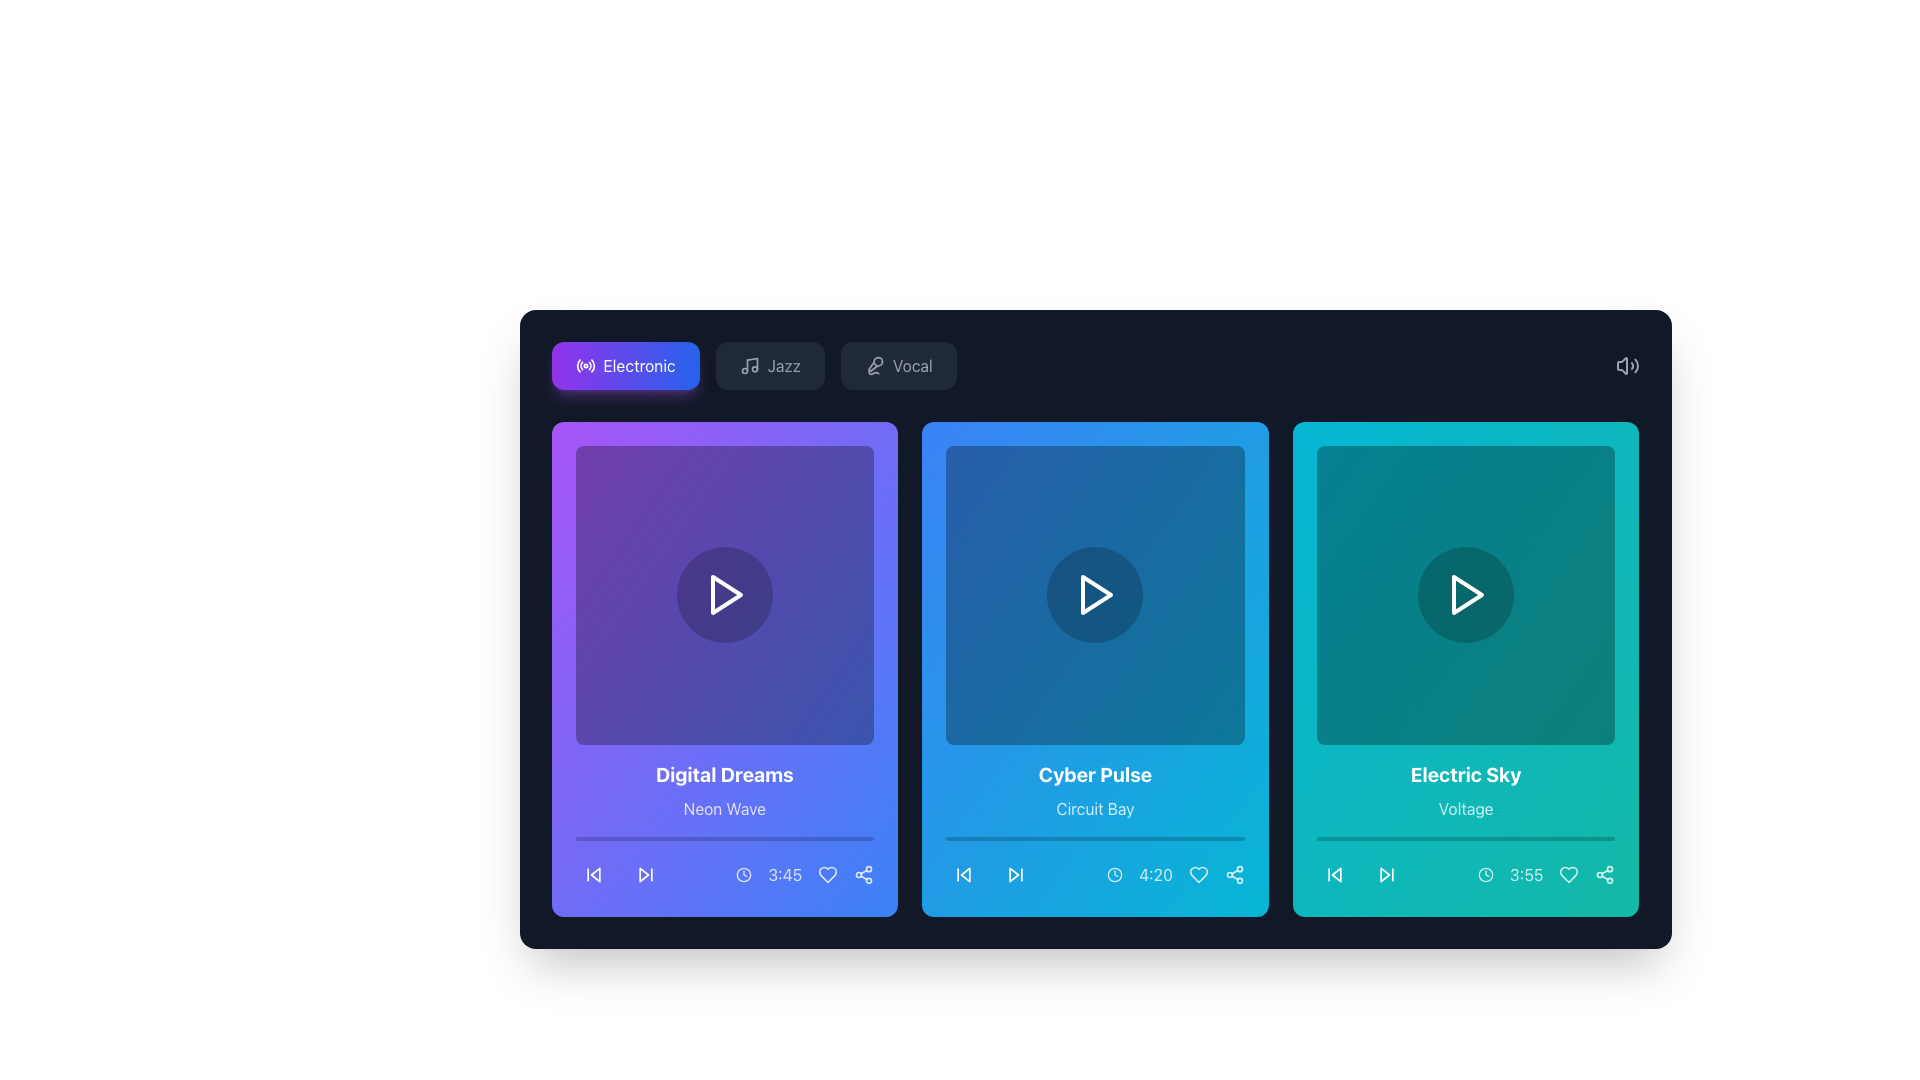 Image resolution: width=1920 pixels, height=1080 pixels. Describe the element at coordinates (1525, 873) in the screenshot. I see `the text label displaying the duration of the song 'Electric Sky', which is located to the right of the clock icon in the bottom section of the 'Electric Sky' card` at that location.